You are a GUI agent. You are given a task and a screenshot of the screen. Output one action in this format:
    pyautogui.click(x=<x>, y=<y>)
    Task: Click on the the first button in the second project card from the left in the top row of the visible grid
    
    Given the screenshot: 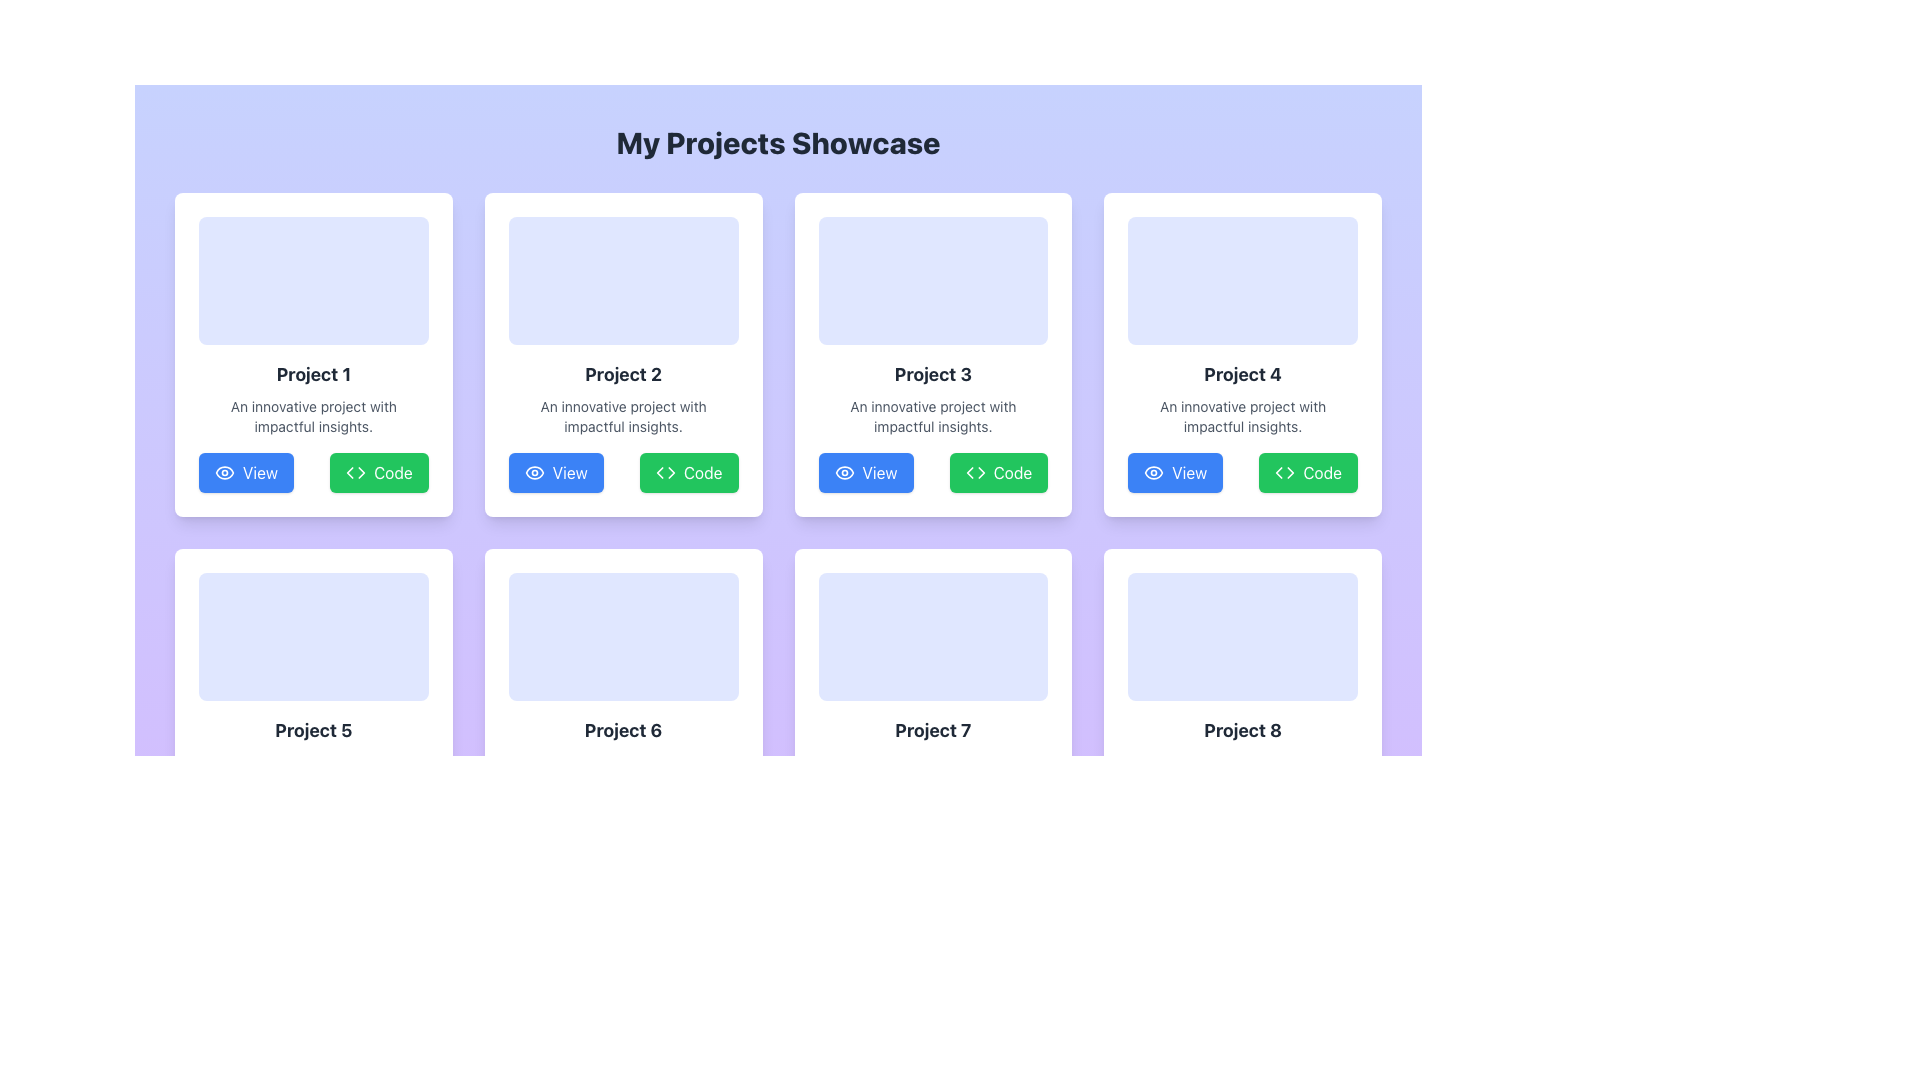 What is the action you would take?
    pyautogui.click(x=556, y=473)
    